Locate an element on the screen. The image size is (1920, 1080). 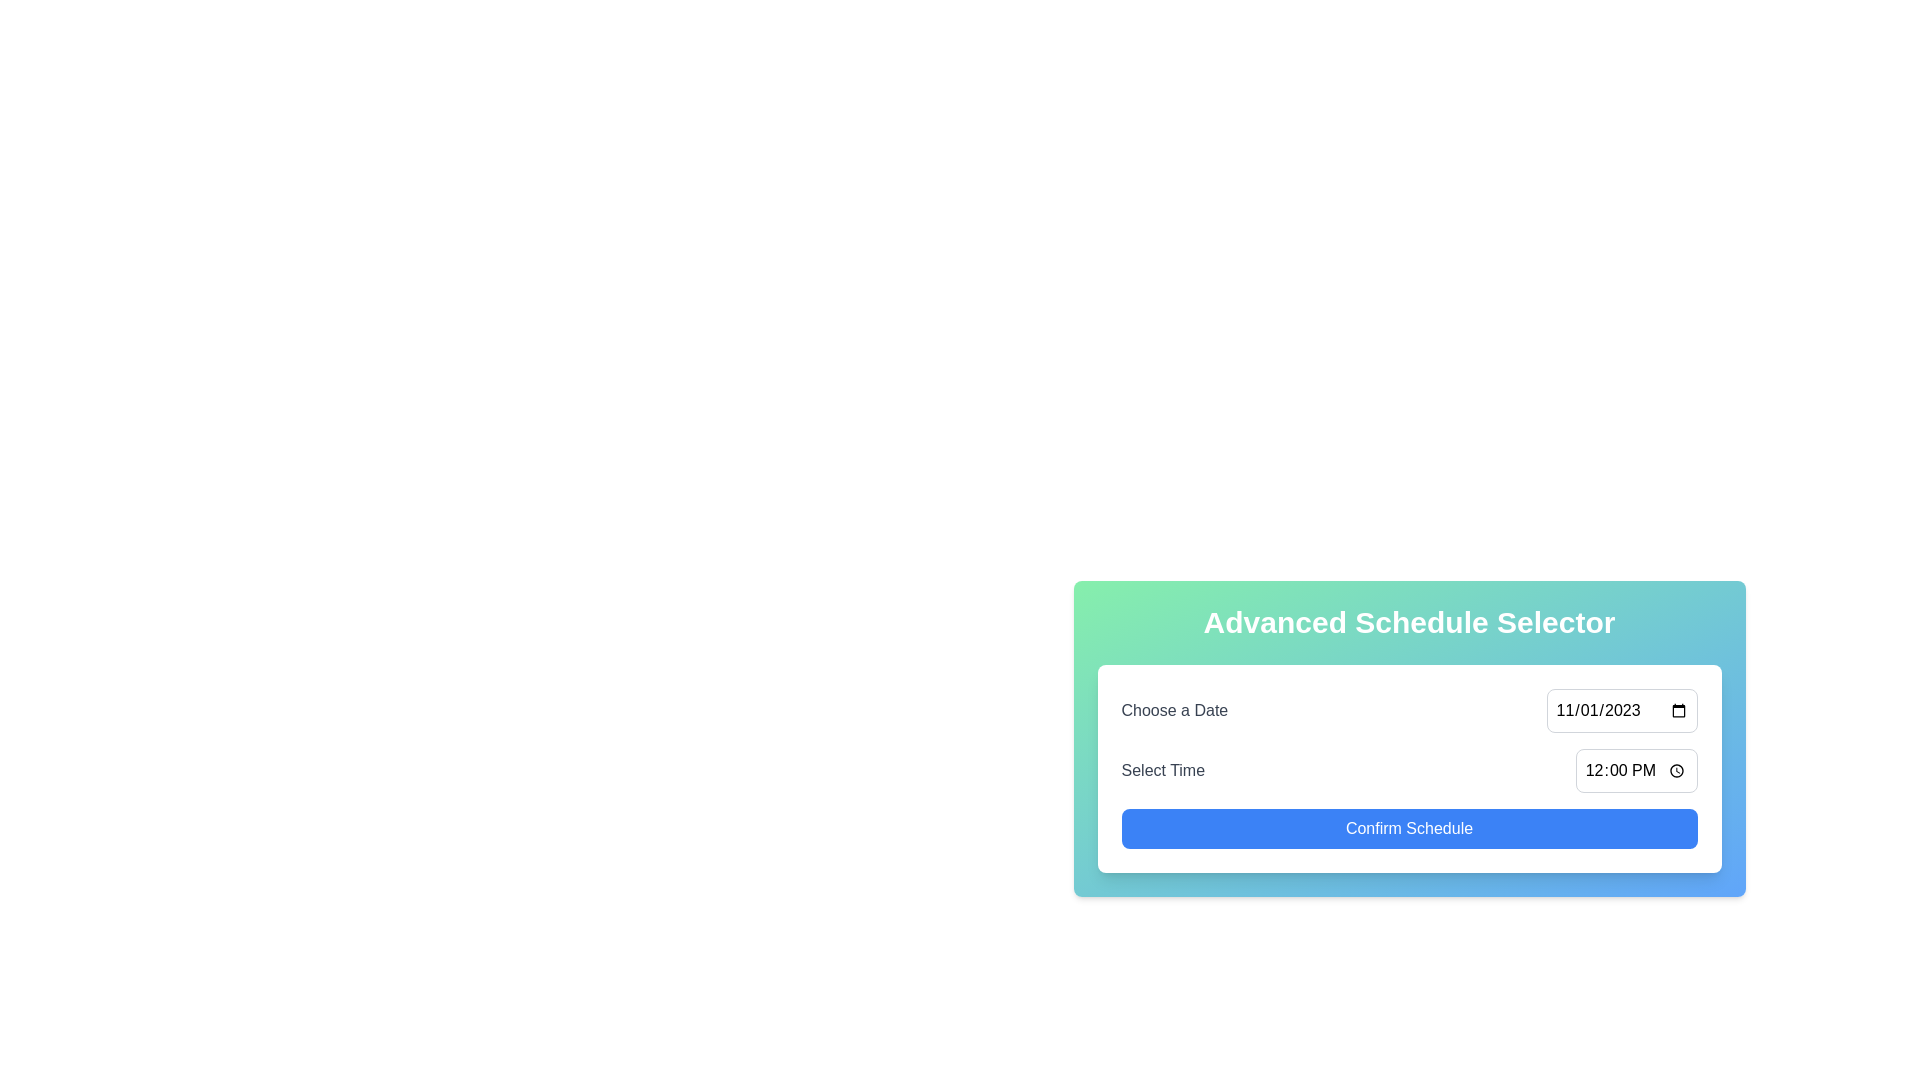
the Date Input Field located in the top-right section of the 'Advanced Schedule Selector' panel is located at coordinates (1622, 709).